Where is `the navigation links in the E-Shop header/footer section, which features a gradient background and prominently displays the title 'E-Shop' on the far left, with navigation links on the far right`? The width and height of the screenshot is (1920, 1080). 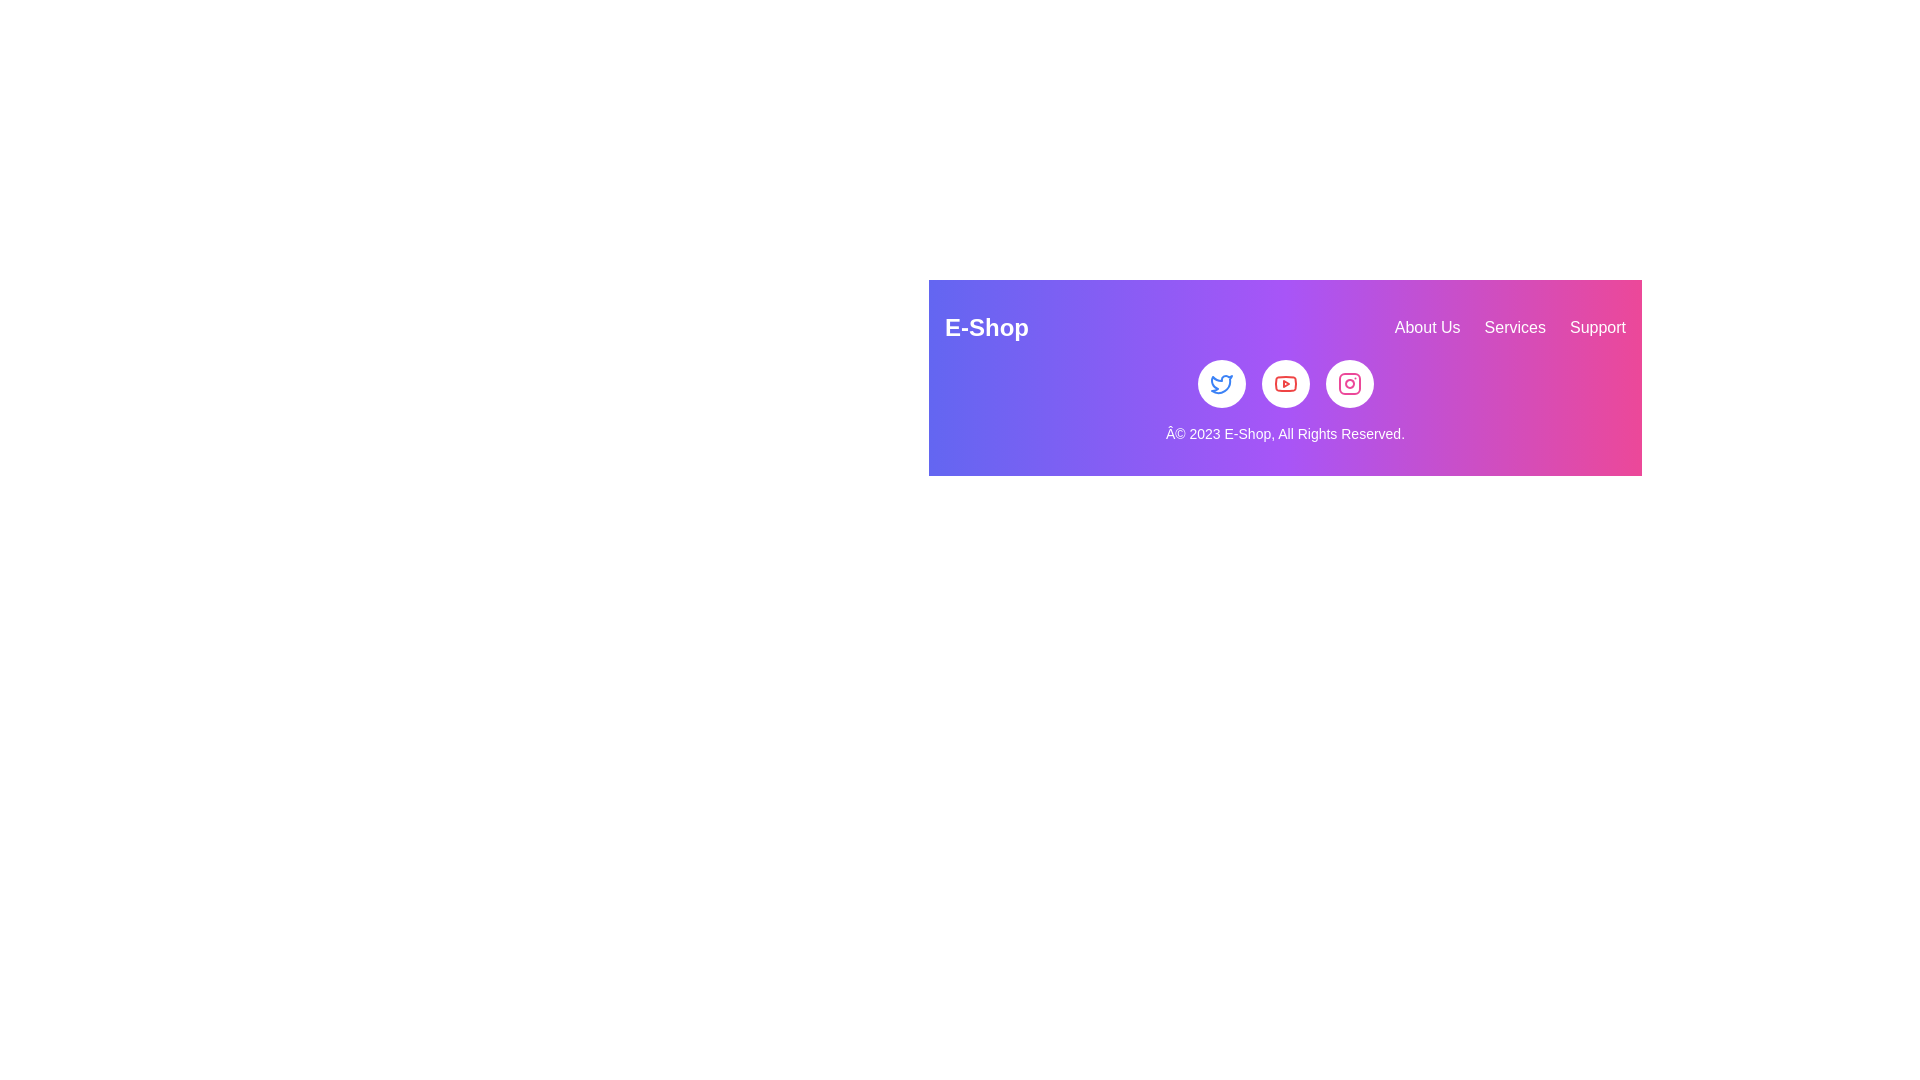 the navigation links in the E-Shop header/footer section, which features a gradient background and prominently displays the title 'E-Shop' on the far left, with navigation links on the far right is located at coordinates (1285, 378).